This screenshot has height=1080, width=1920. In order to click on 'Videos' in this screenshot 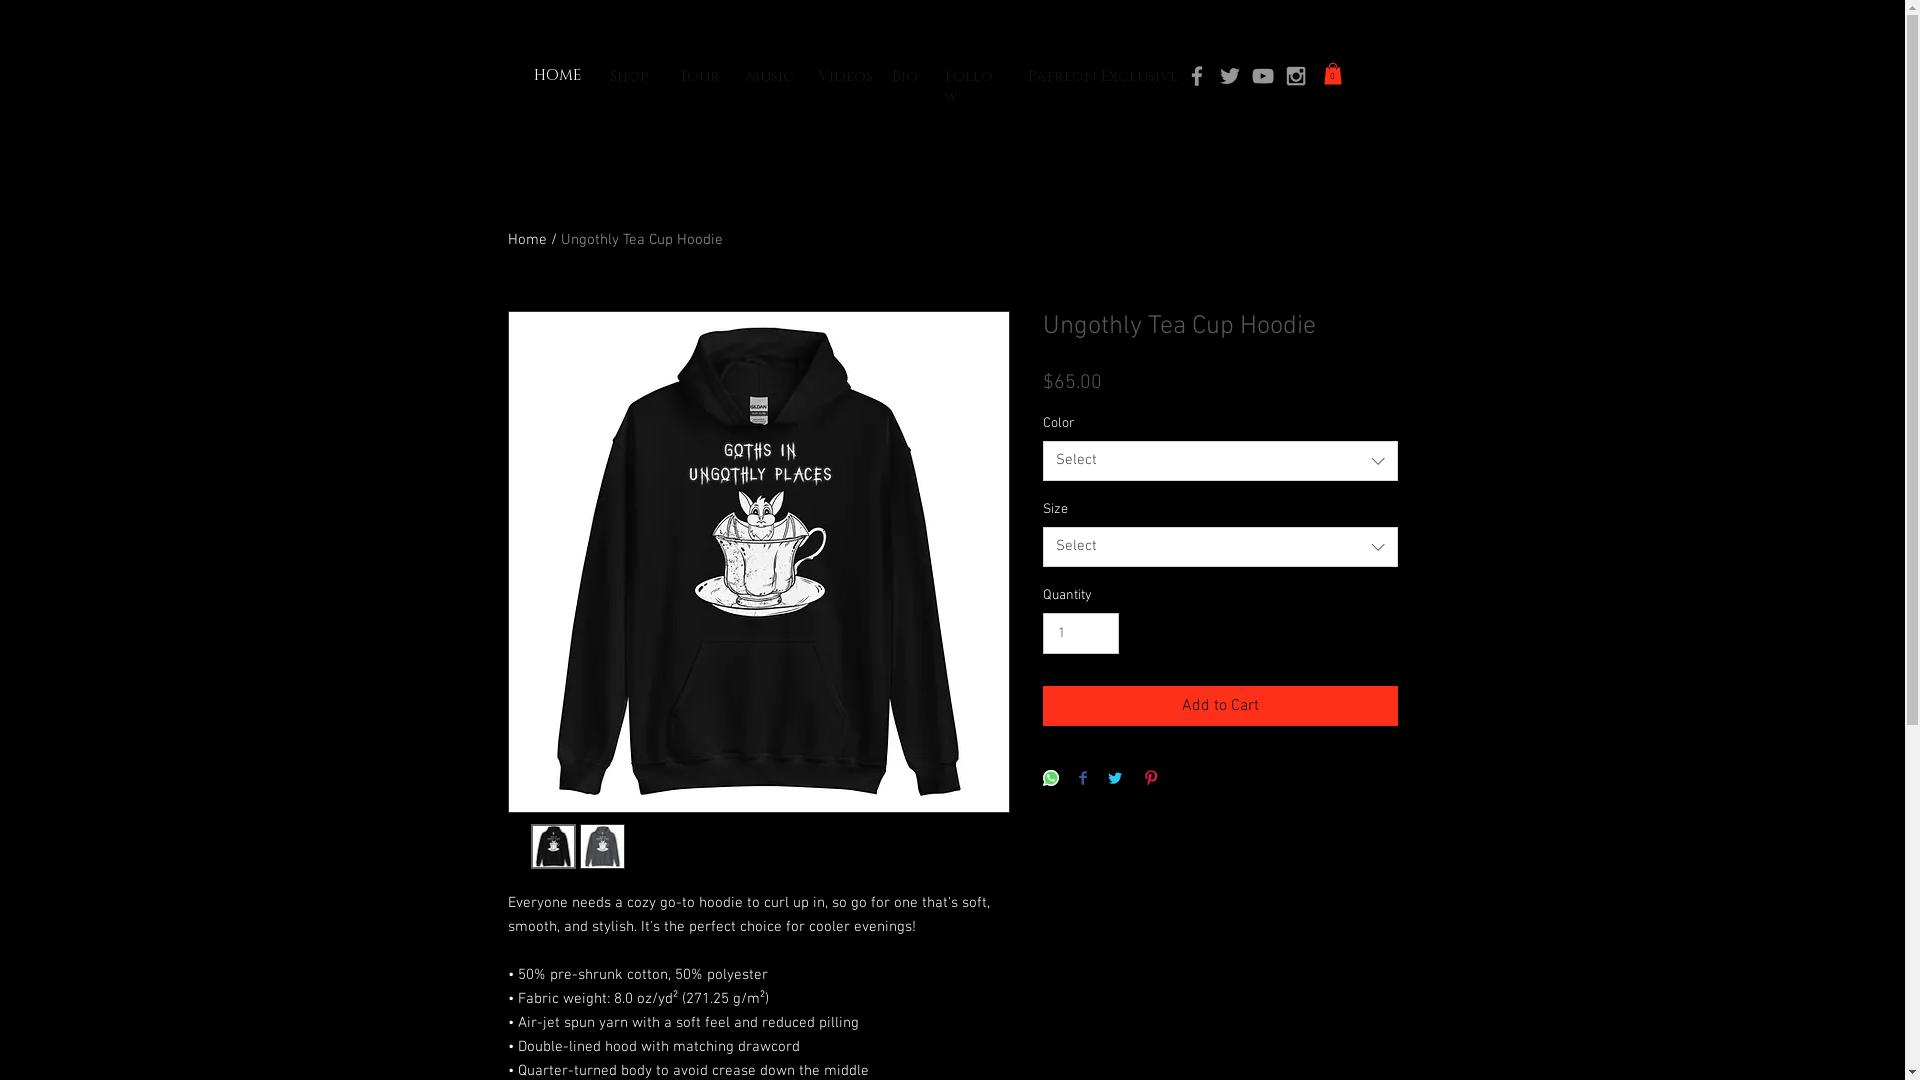, I will do `click(845, 76)`.